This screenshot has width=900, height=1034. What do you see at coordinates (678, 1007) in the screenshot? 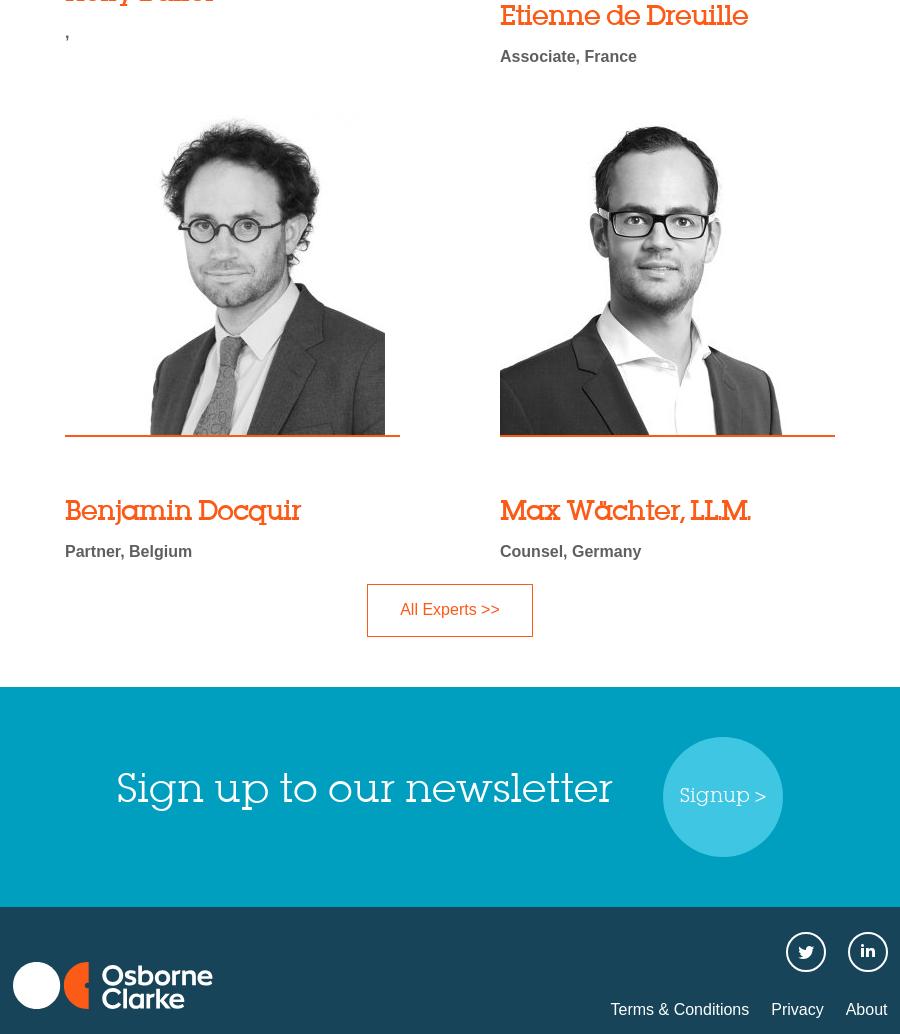
I see `'Terms & Conditions'` at bounding box center [678, 1007].